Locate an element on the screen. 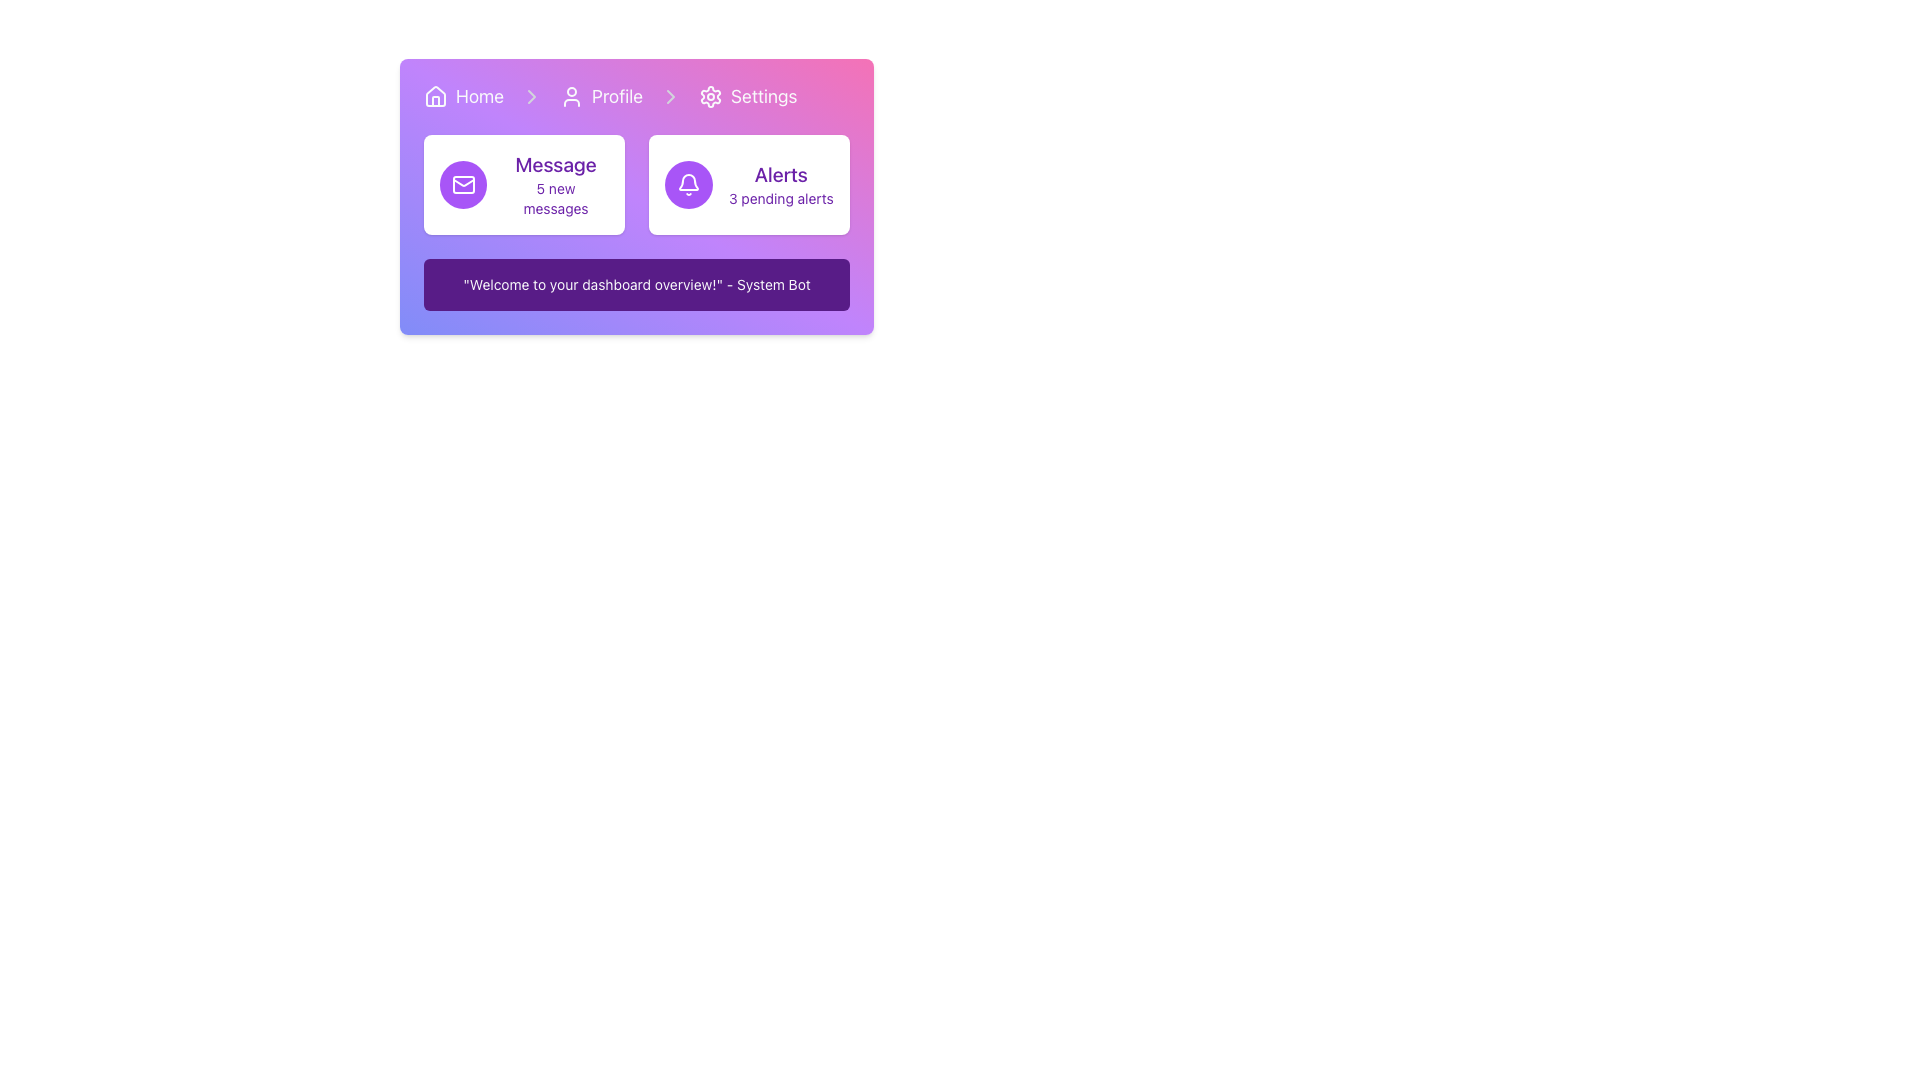 The height and width of the screenshot is (1080, 1920). the 'Profile' navigation link is located at coordinates (600, 96).